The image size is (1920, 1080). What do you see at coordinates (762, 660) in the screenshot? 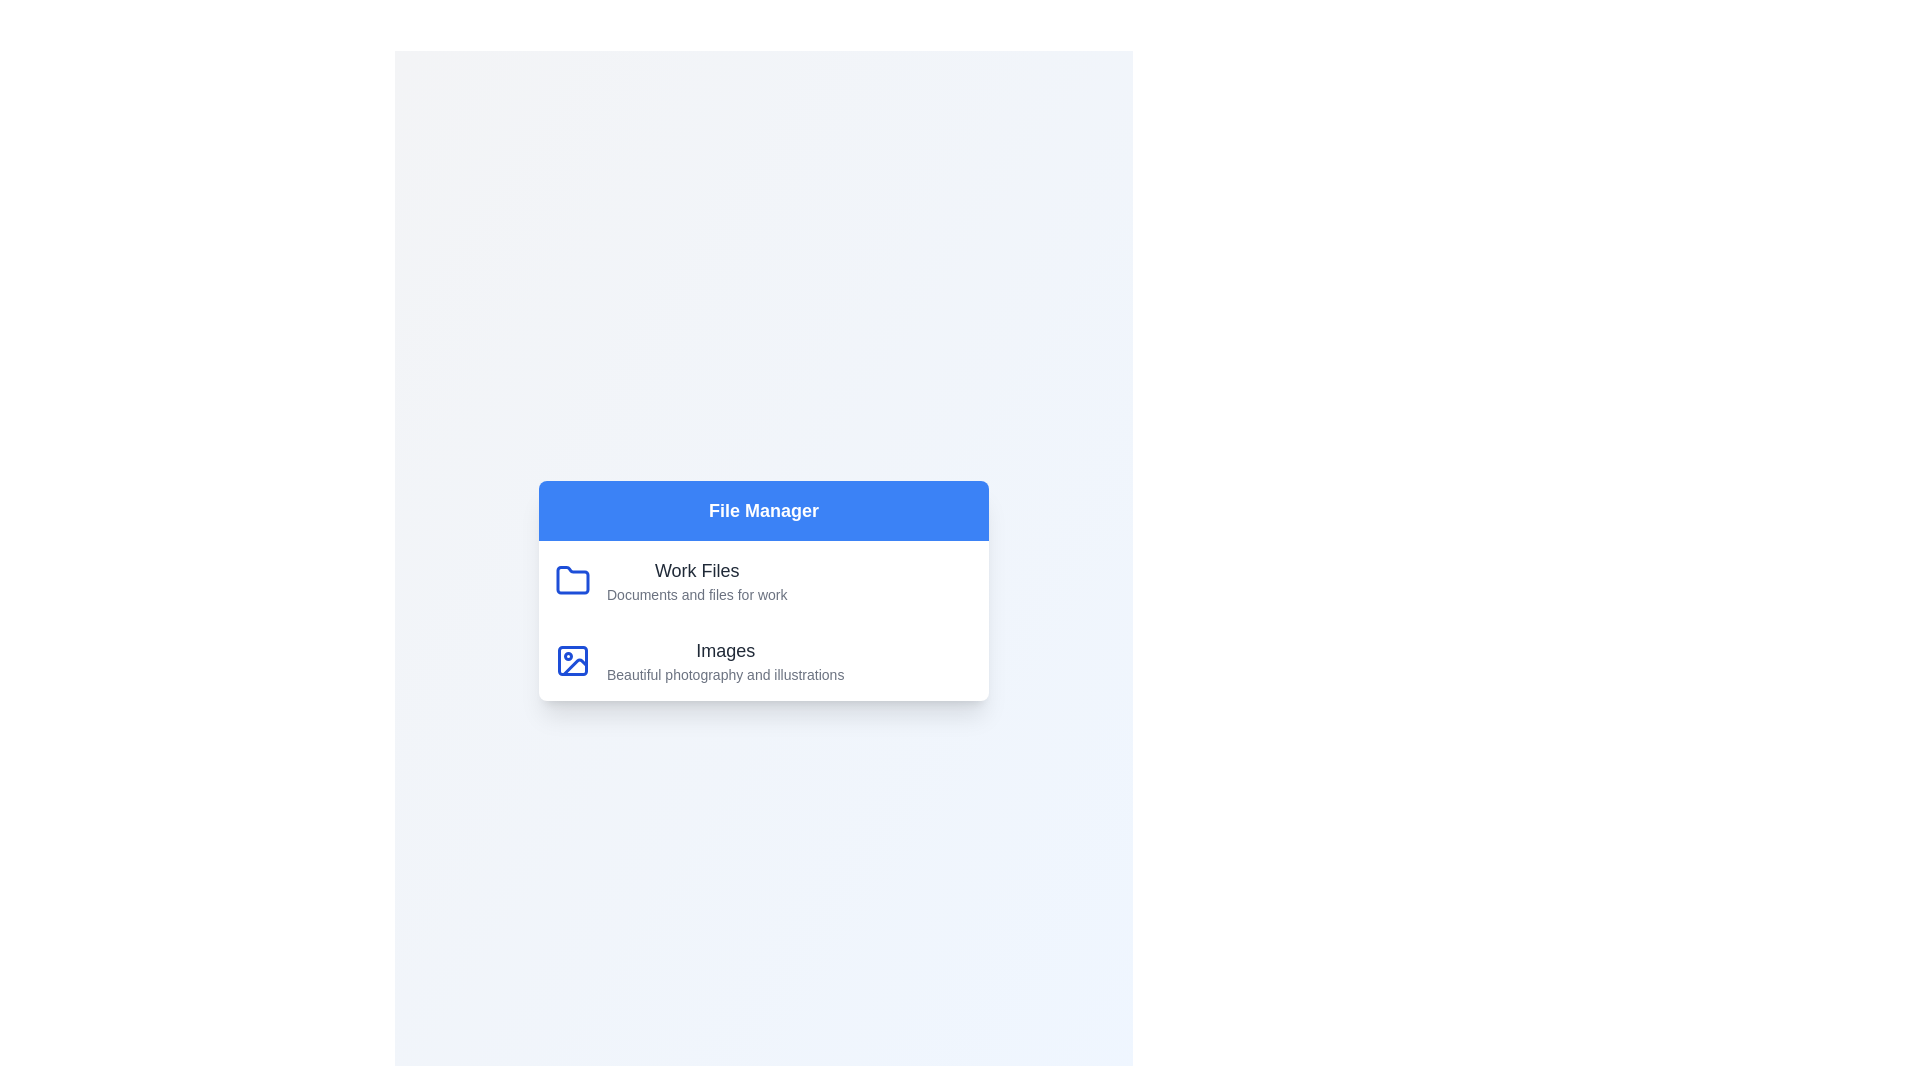
I see `the category item Images to select it` at bounding box center [762, 660].